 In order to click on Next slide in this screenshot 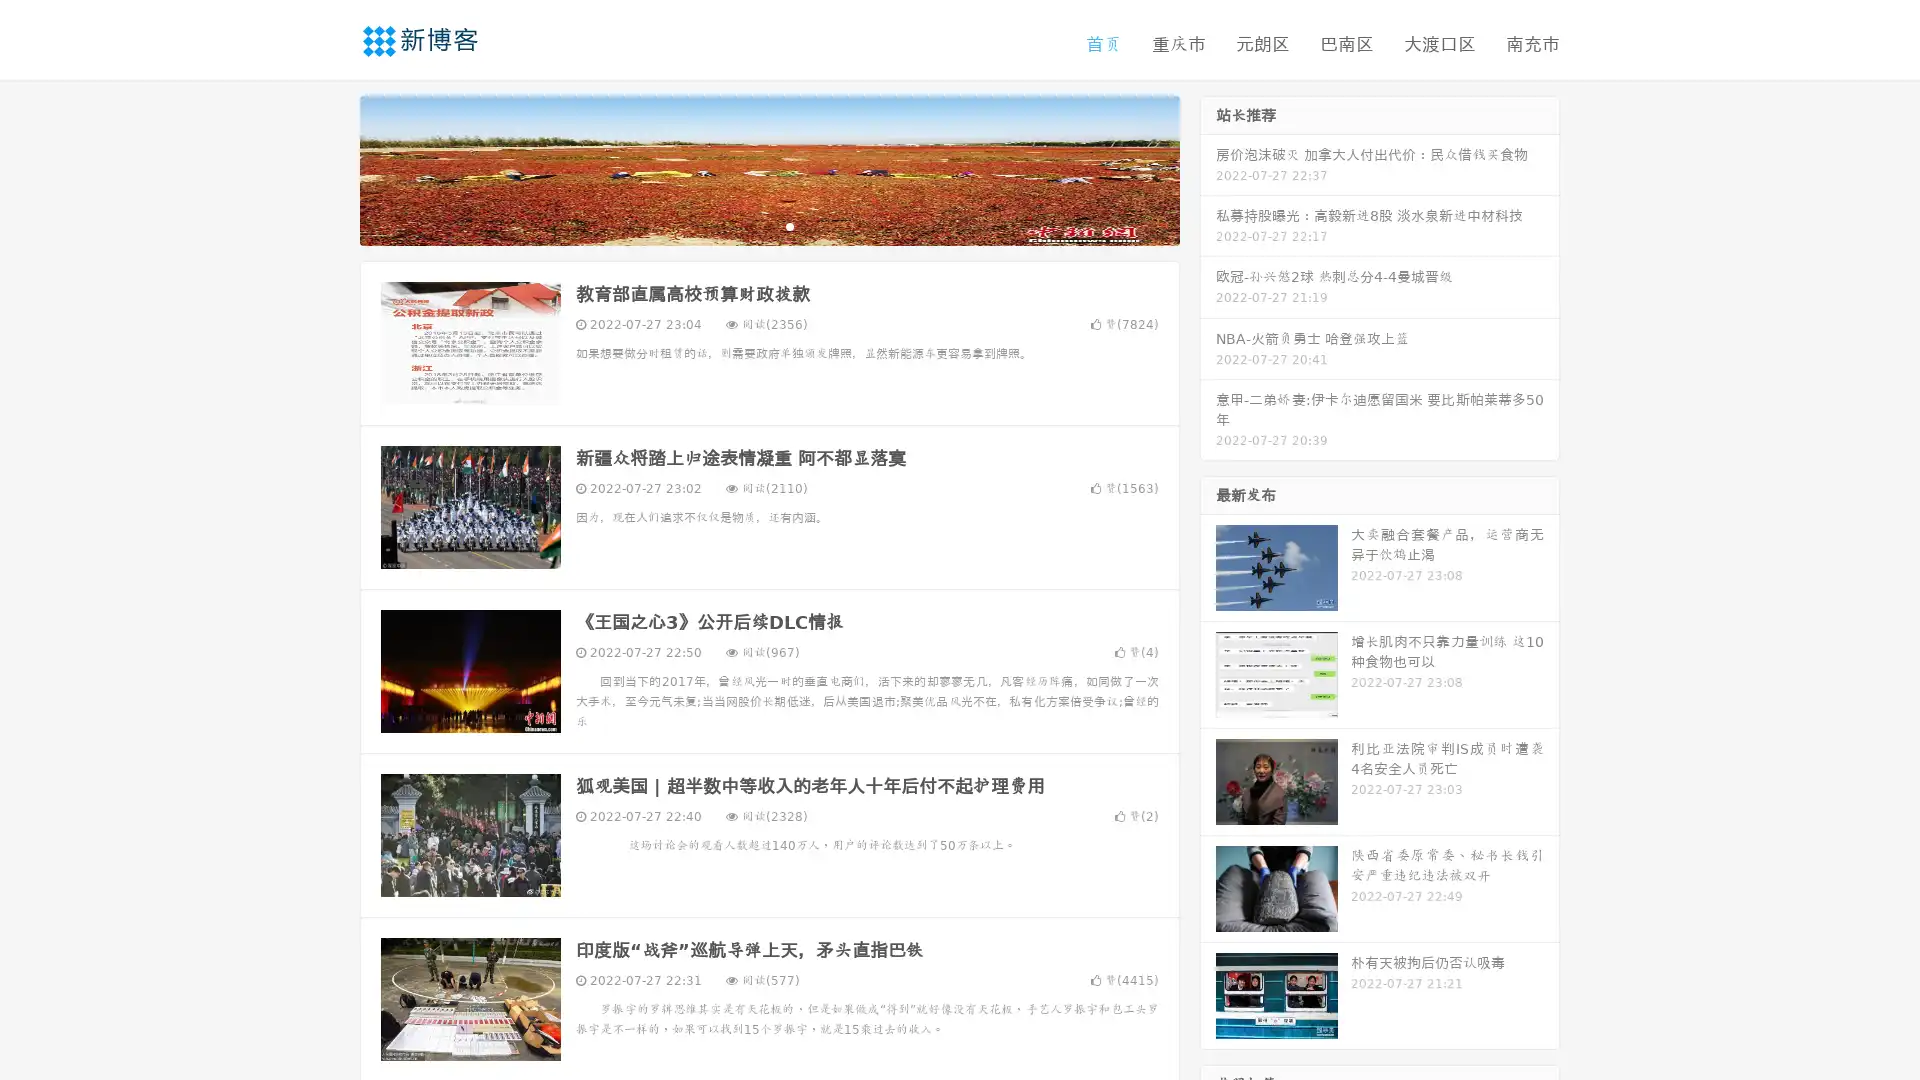, I will do `click(1208, 168)`.